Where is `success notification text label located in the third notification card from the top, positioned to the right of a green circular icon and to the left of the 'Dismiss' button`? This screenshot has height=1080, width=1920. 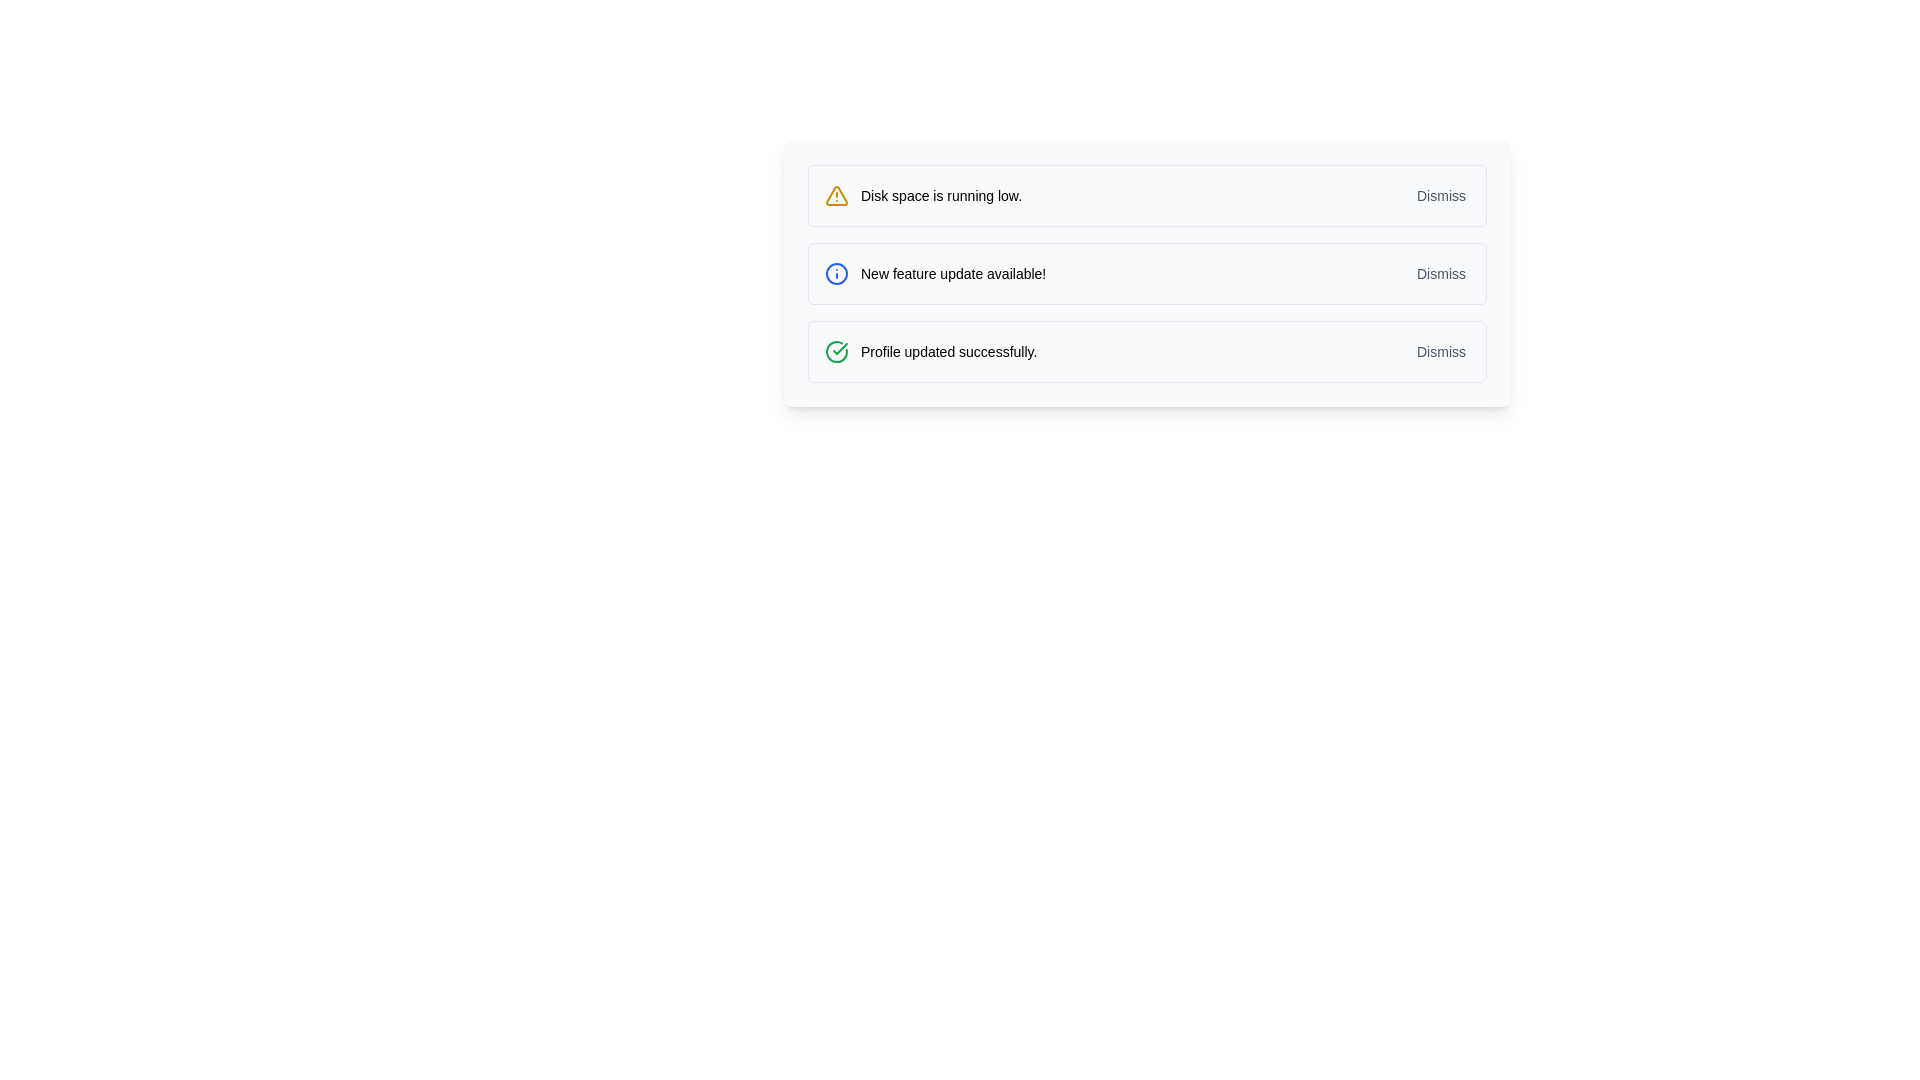 success notification text label located in the third notification card from the top, positioned to the right of a green circular icon and to the left of the 'Dismiss' button is located at coordinates (948, 350).